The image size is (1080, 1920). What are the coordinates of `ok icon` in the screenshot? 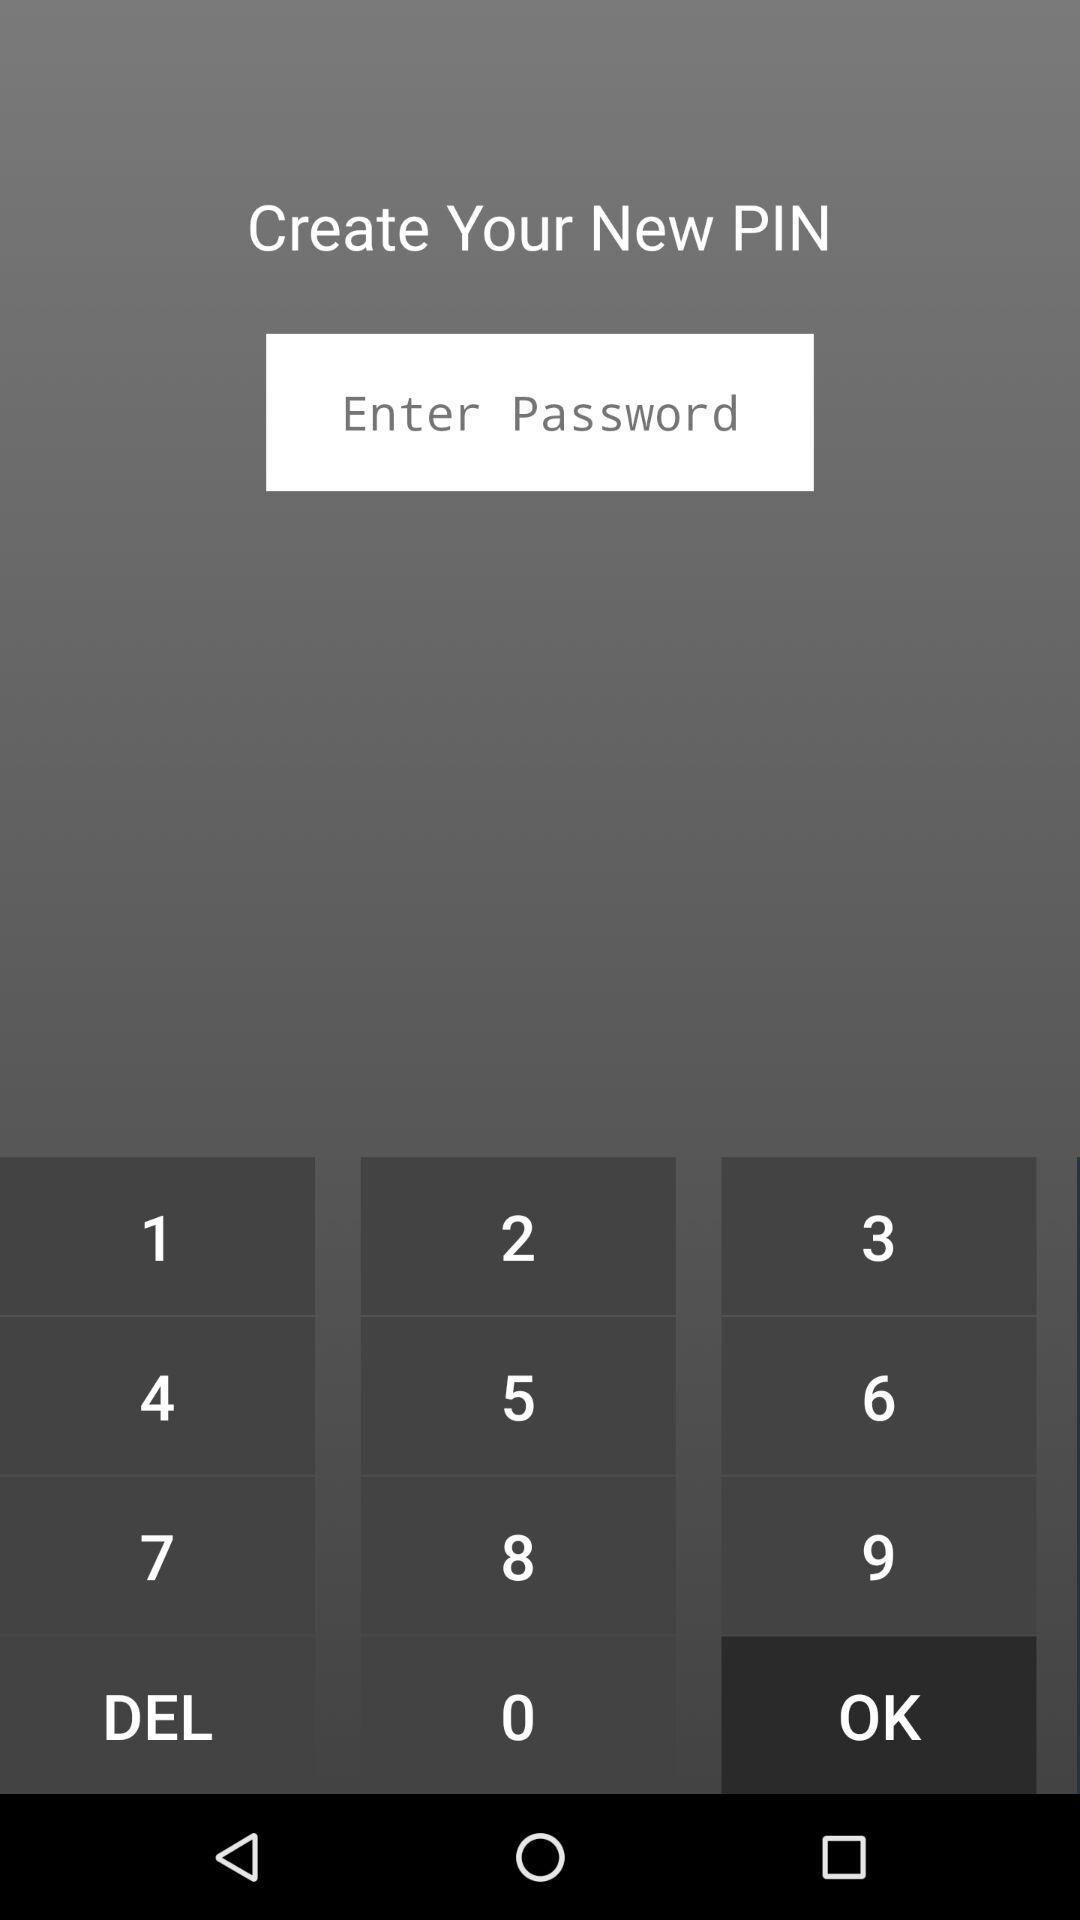 It's located at (878, 1714).